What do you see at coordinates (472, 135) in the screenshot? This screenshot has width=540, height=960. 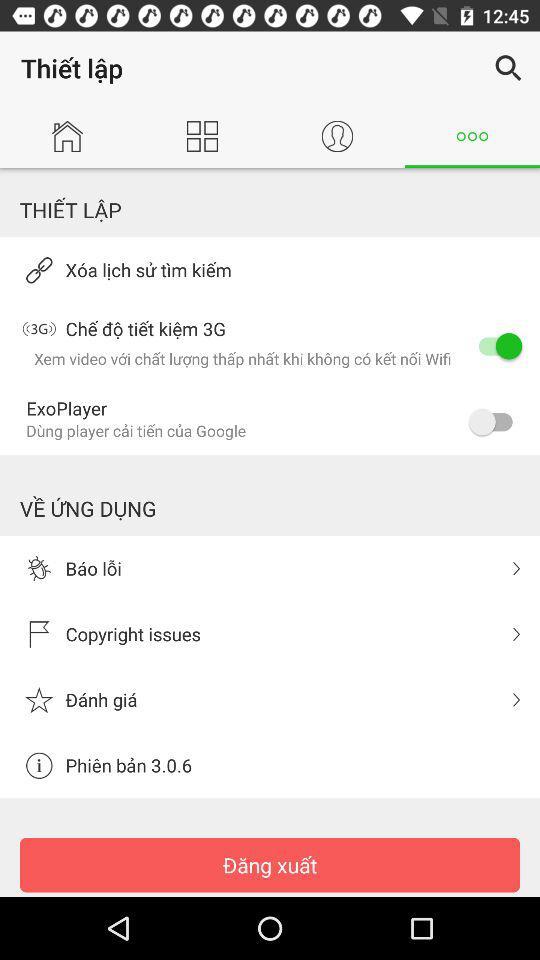 I see `the more icon` at bounding box center [472, 135].